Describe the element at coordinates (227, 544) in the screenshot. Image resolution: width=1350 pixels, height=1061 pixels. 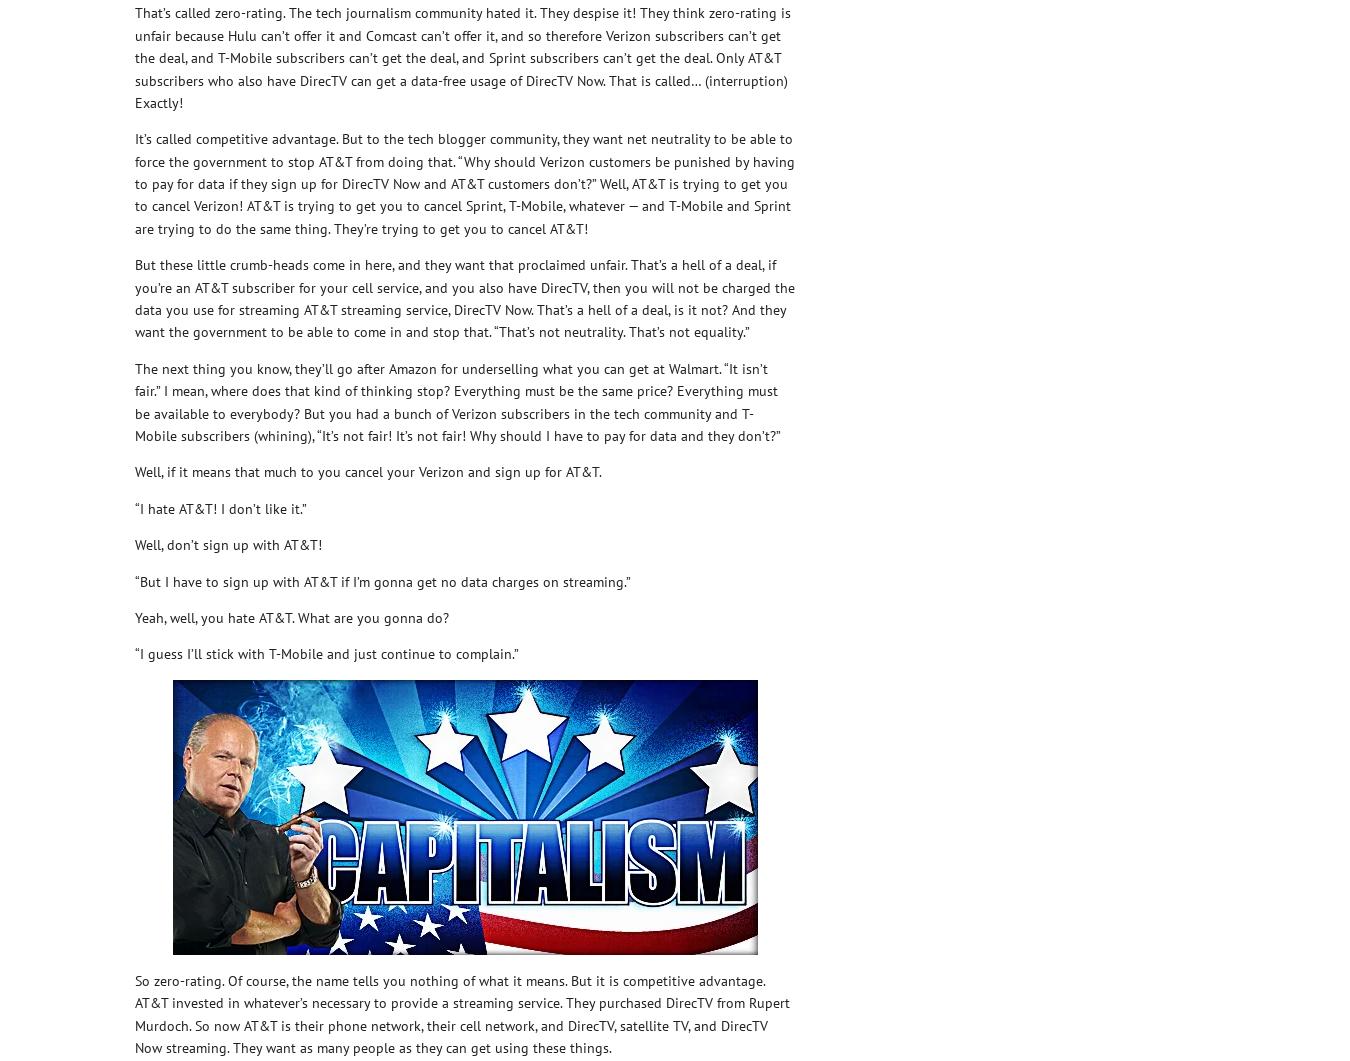
I see `'Well, don’t sign up with AT&T!'` at that location.